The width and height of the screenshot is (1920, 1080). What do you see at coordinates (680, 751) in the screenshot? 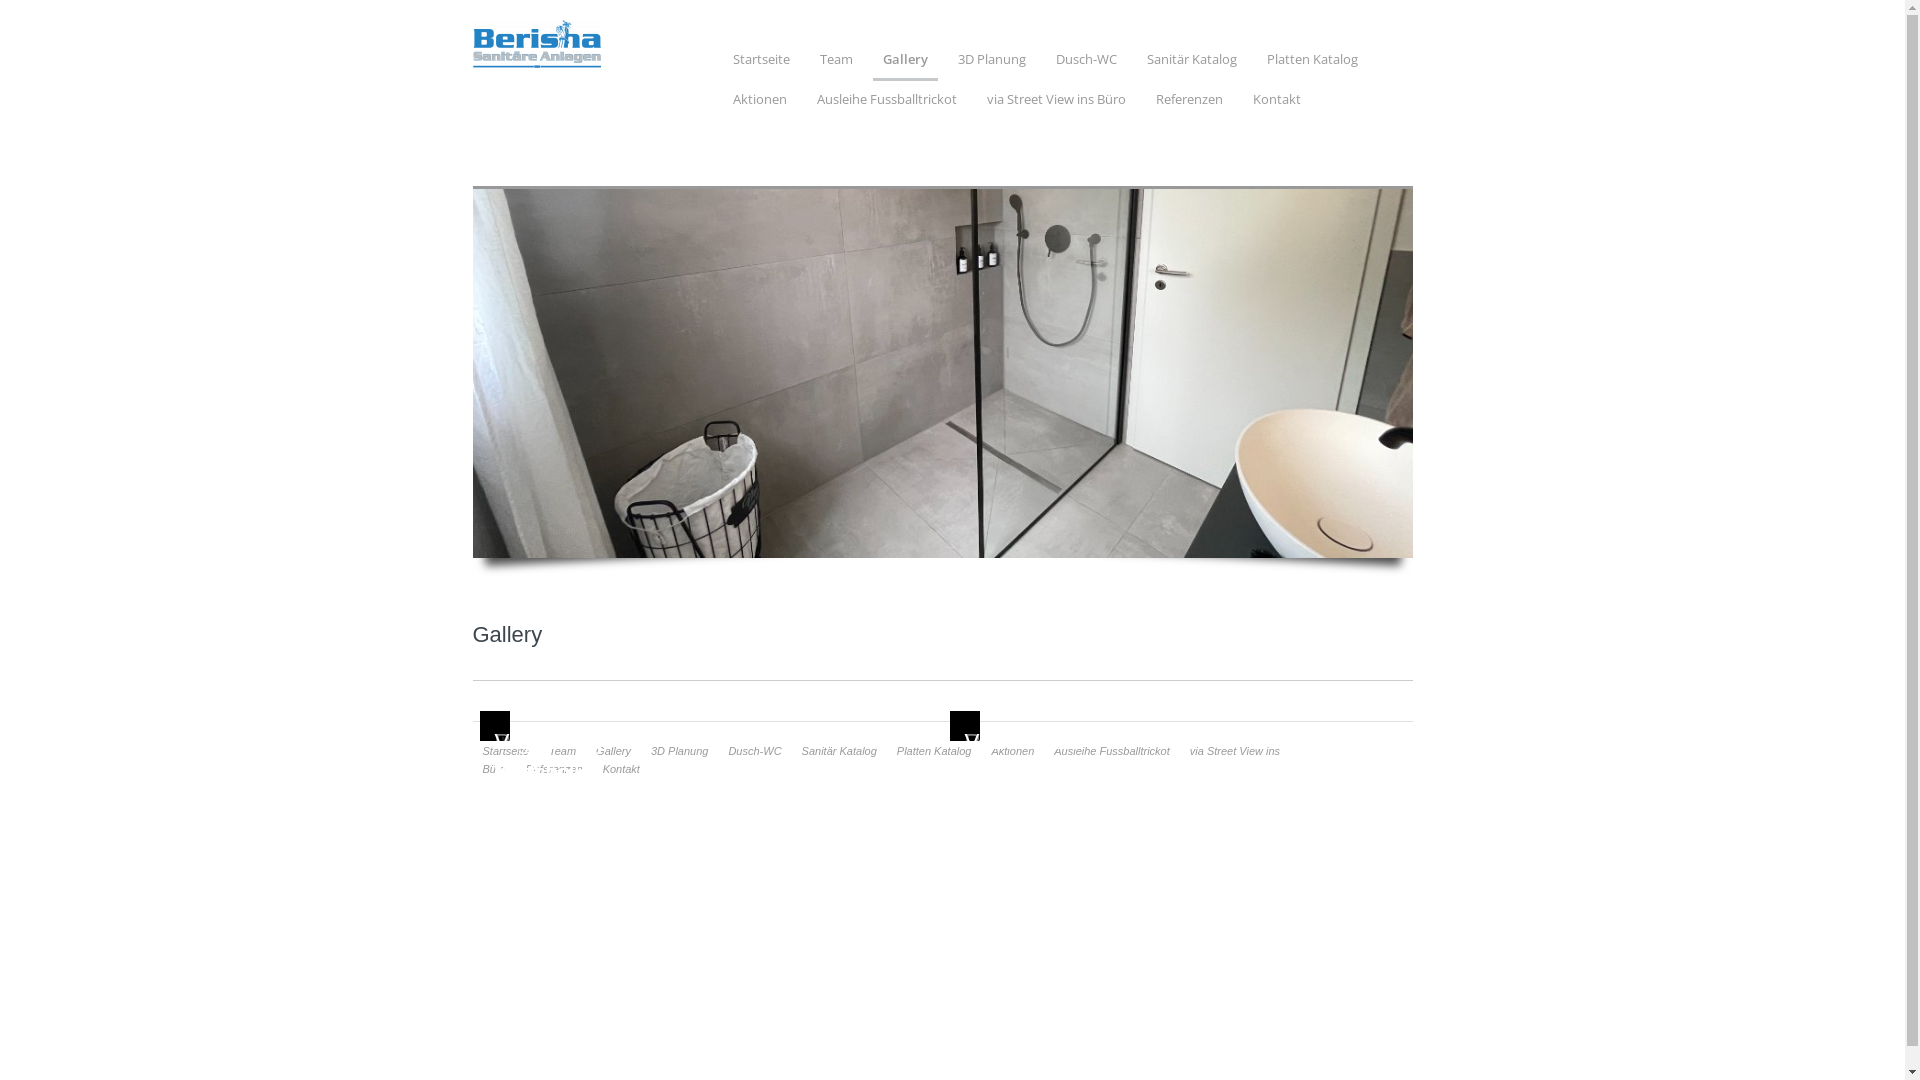
I see `'3D Planung'` at bounding box center [680, 751].